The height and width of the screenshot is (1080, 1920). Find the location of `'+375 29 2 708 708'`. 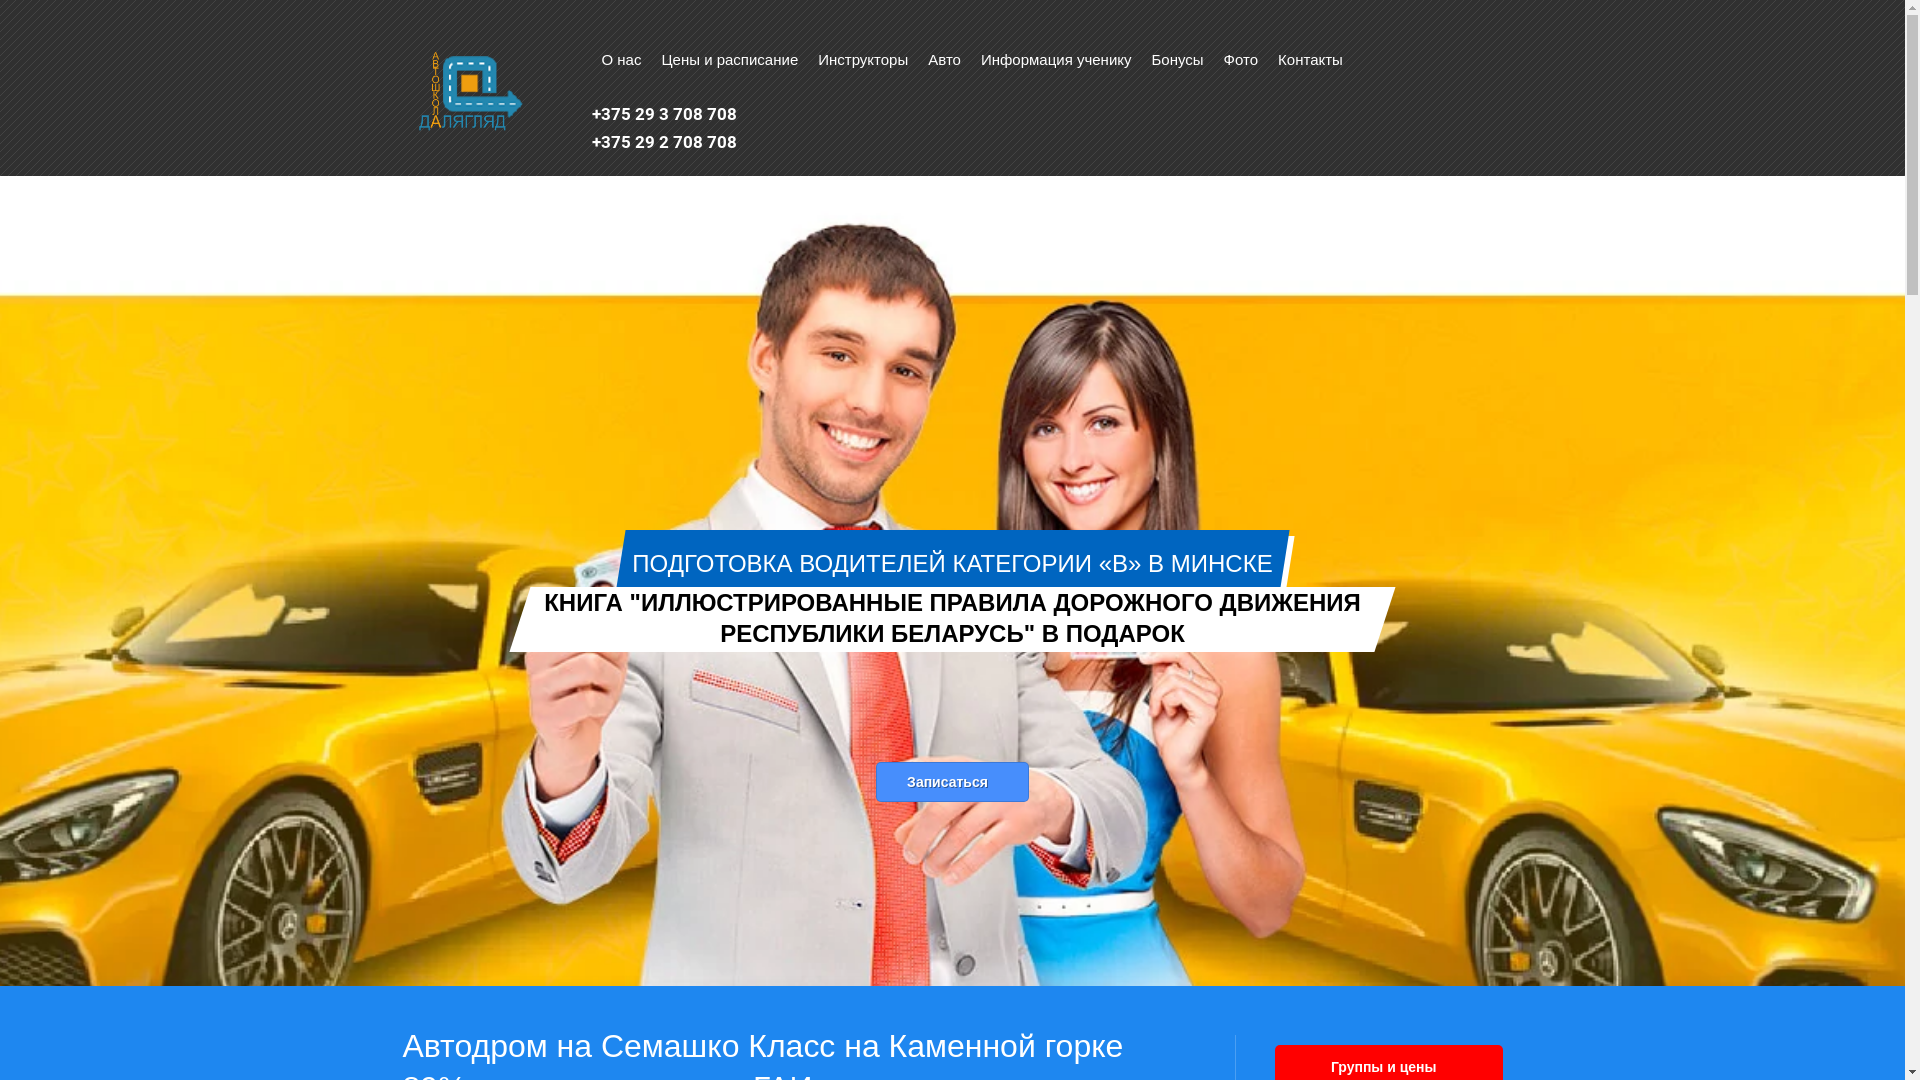

'+375 29 2 708 708' is located at coordinates (664, 141).